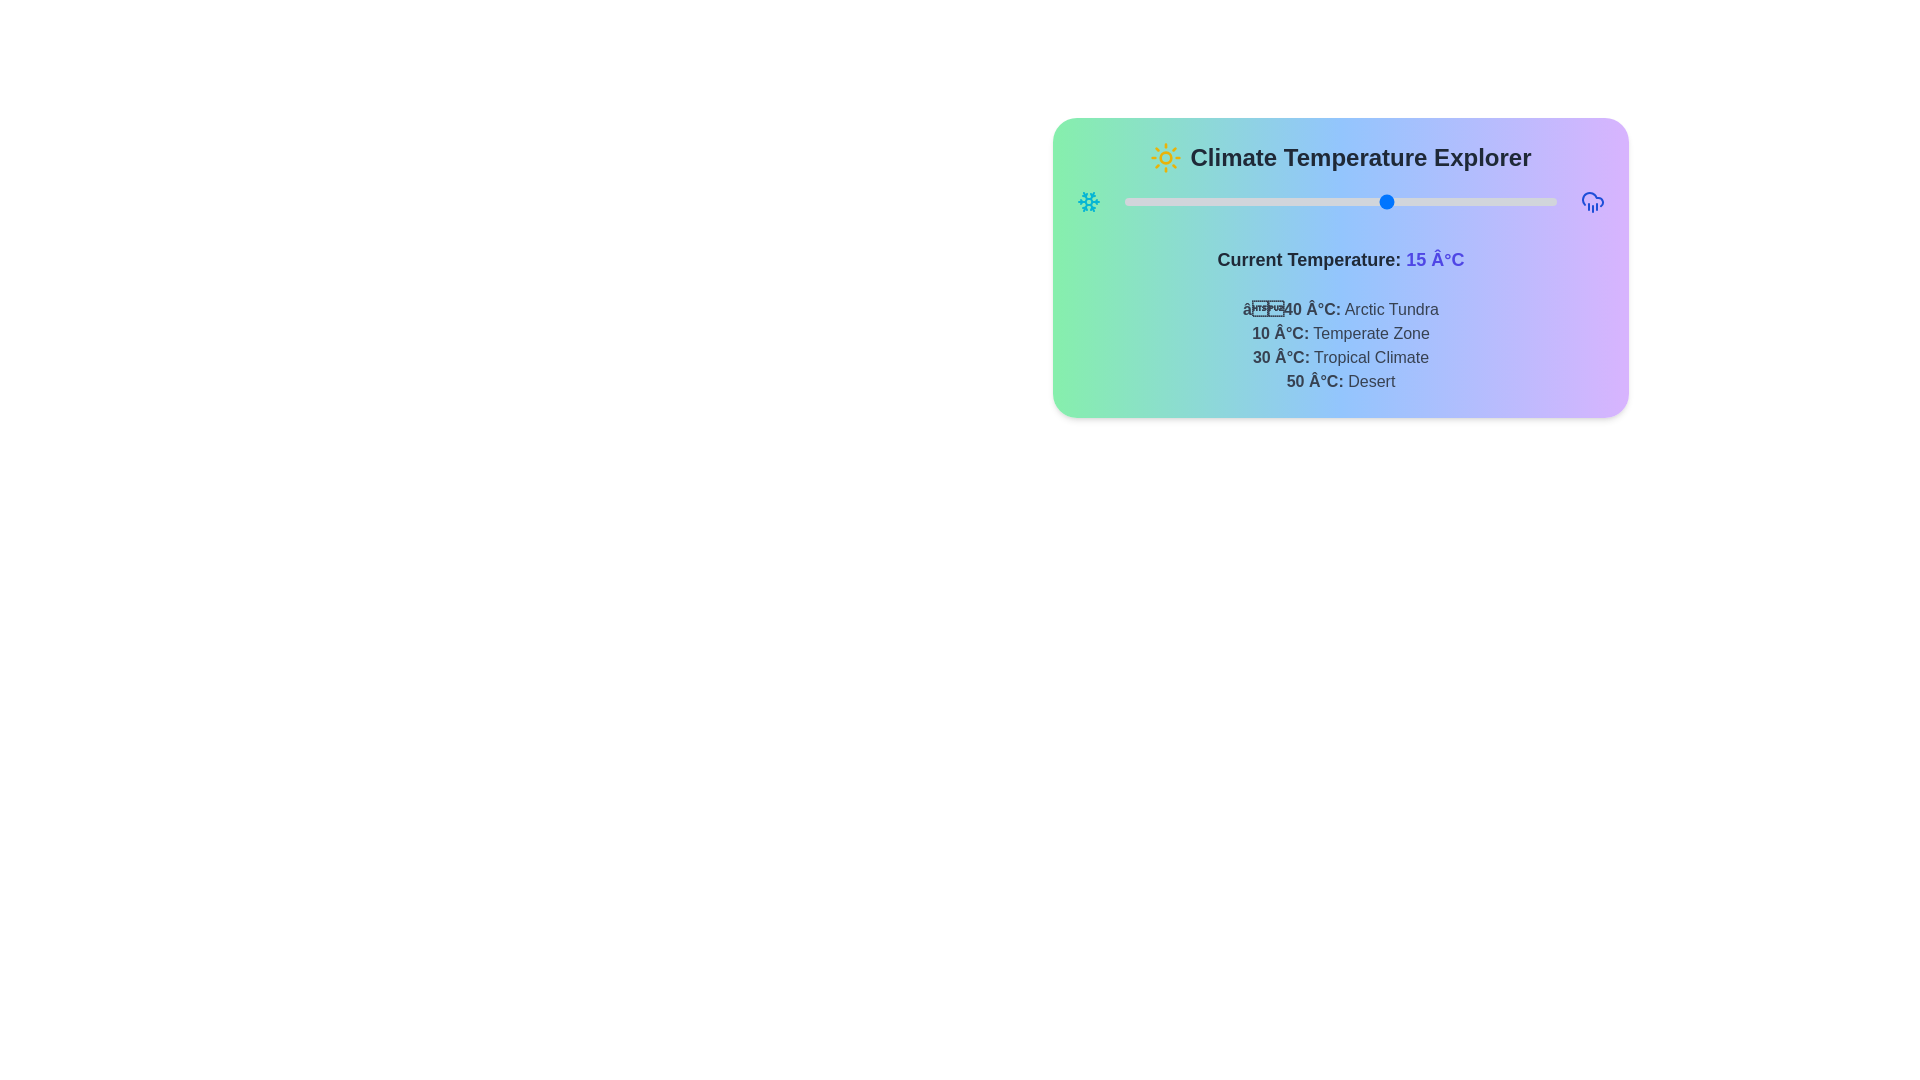 Image resolution: width=1920 pixels, height=1080 pixels. I want to click on the snowflake icon to simulate user interaction, so click(1088, 201).